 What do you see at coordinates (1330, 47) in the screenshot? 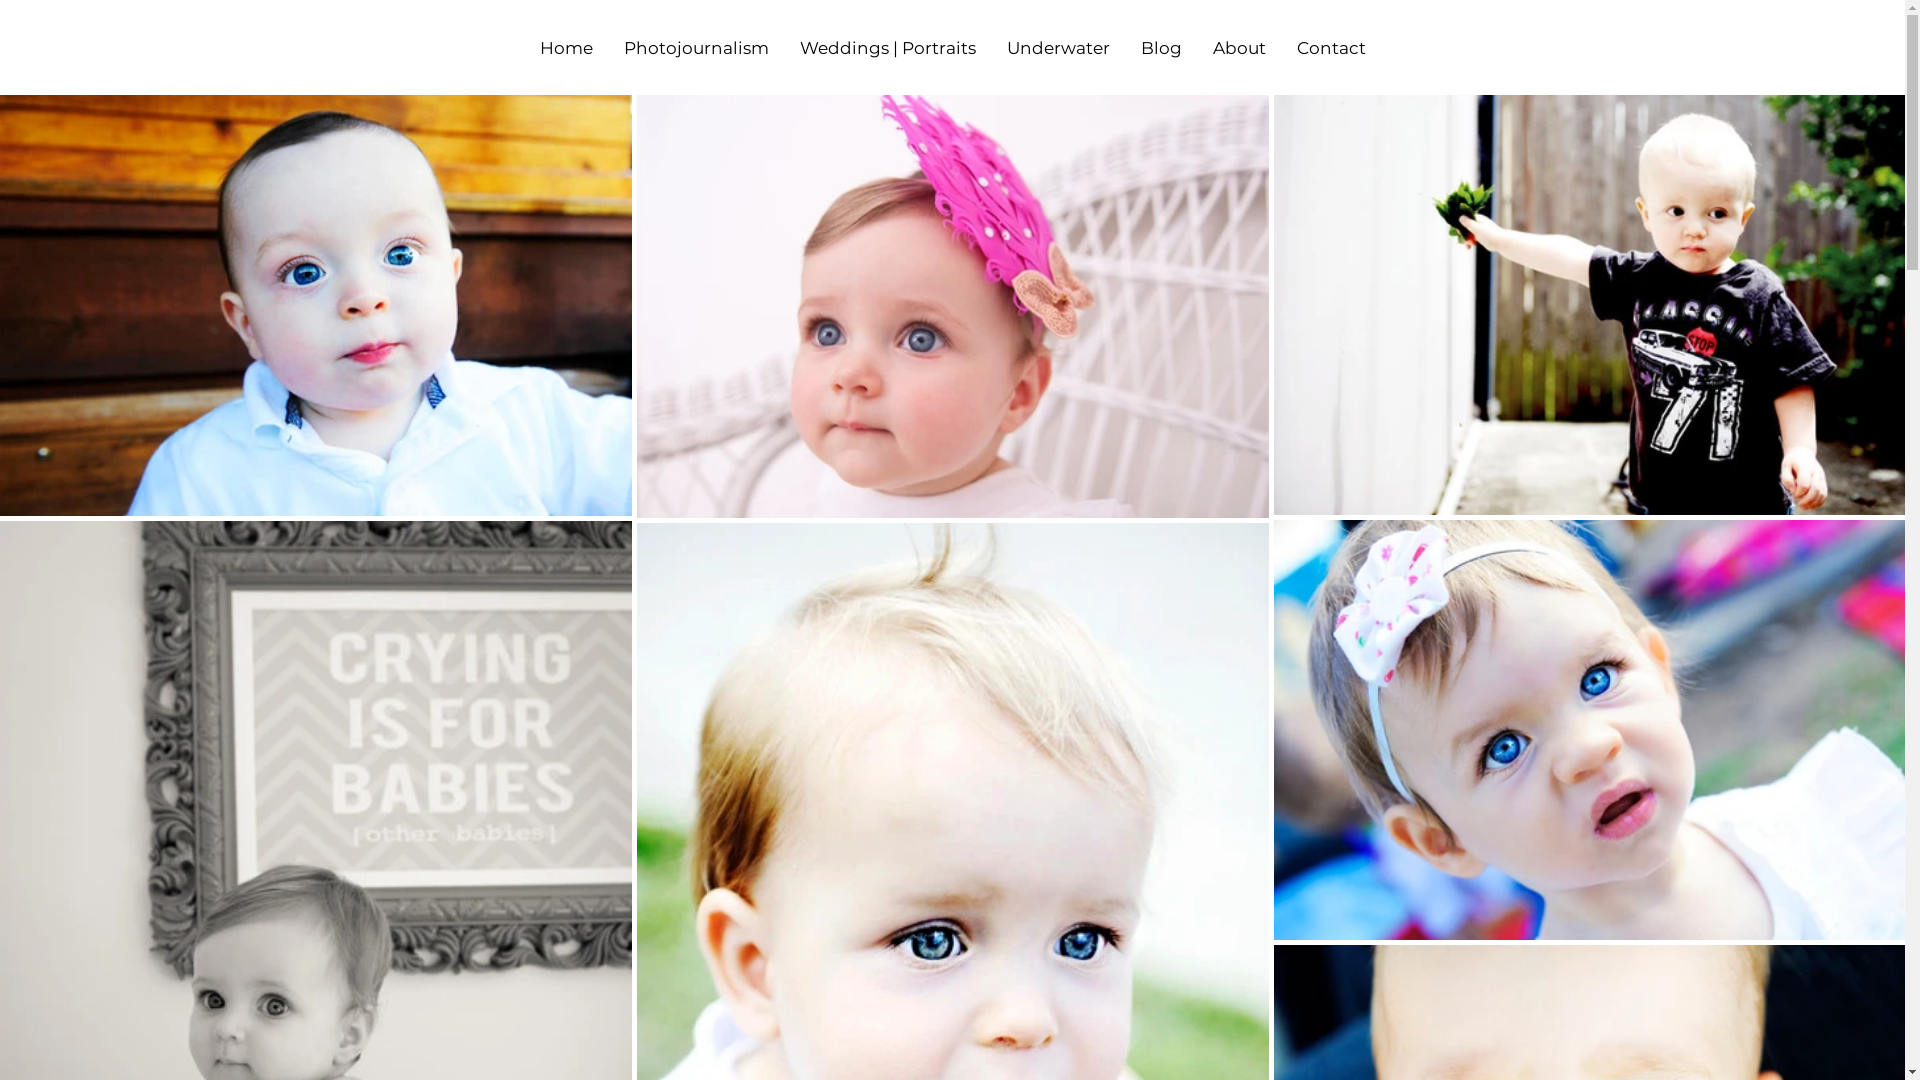
I see `'Contact'` at bounding box center [1330, 47].